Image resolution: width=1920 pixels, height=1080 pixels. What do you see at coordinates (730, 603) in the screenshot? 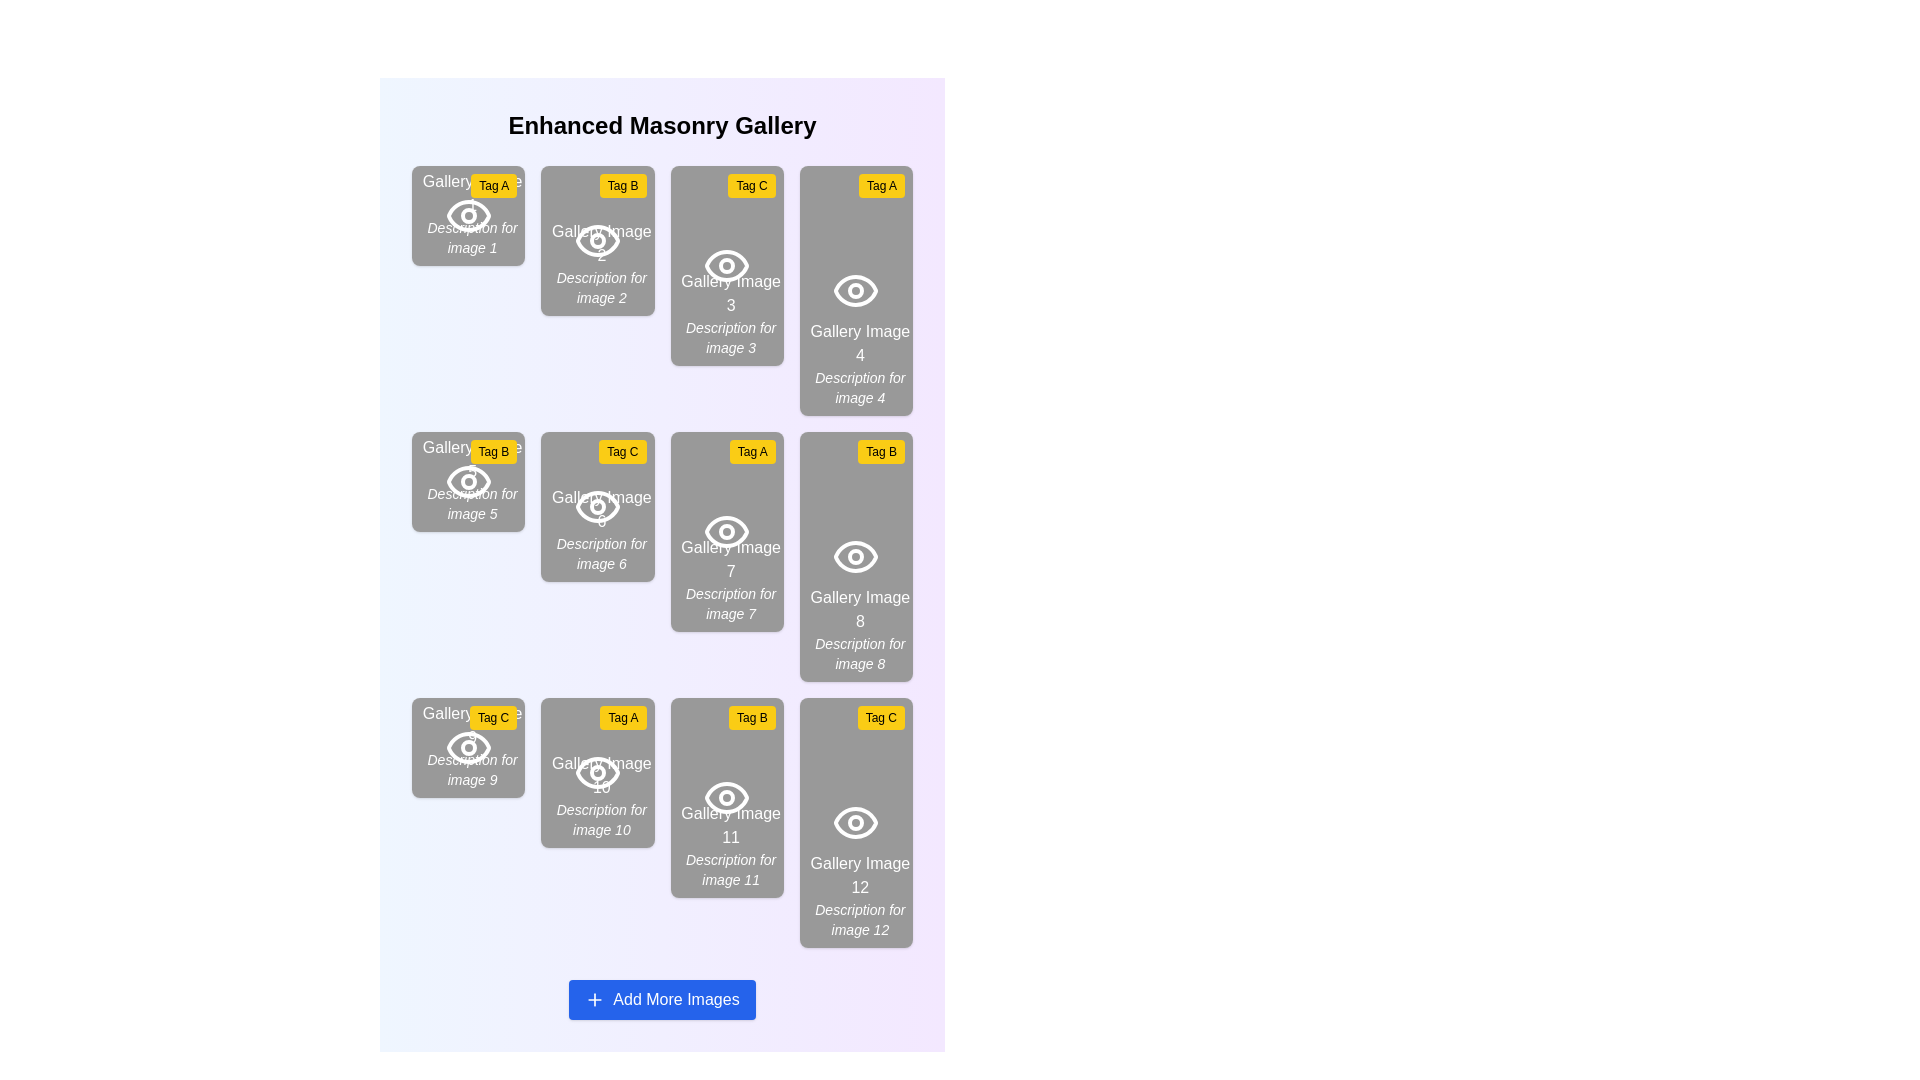
I see `the text label providing descriptive information about the associated image within the card labeled 'Gallery Image 7', located in the bottom section of the card in the fourth row of a masonry gallery-style grid layout` at bounding box center [730, 603].